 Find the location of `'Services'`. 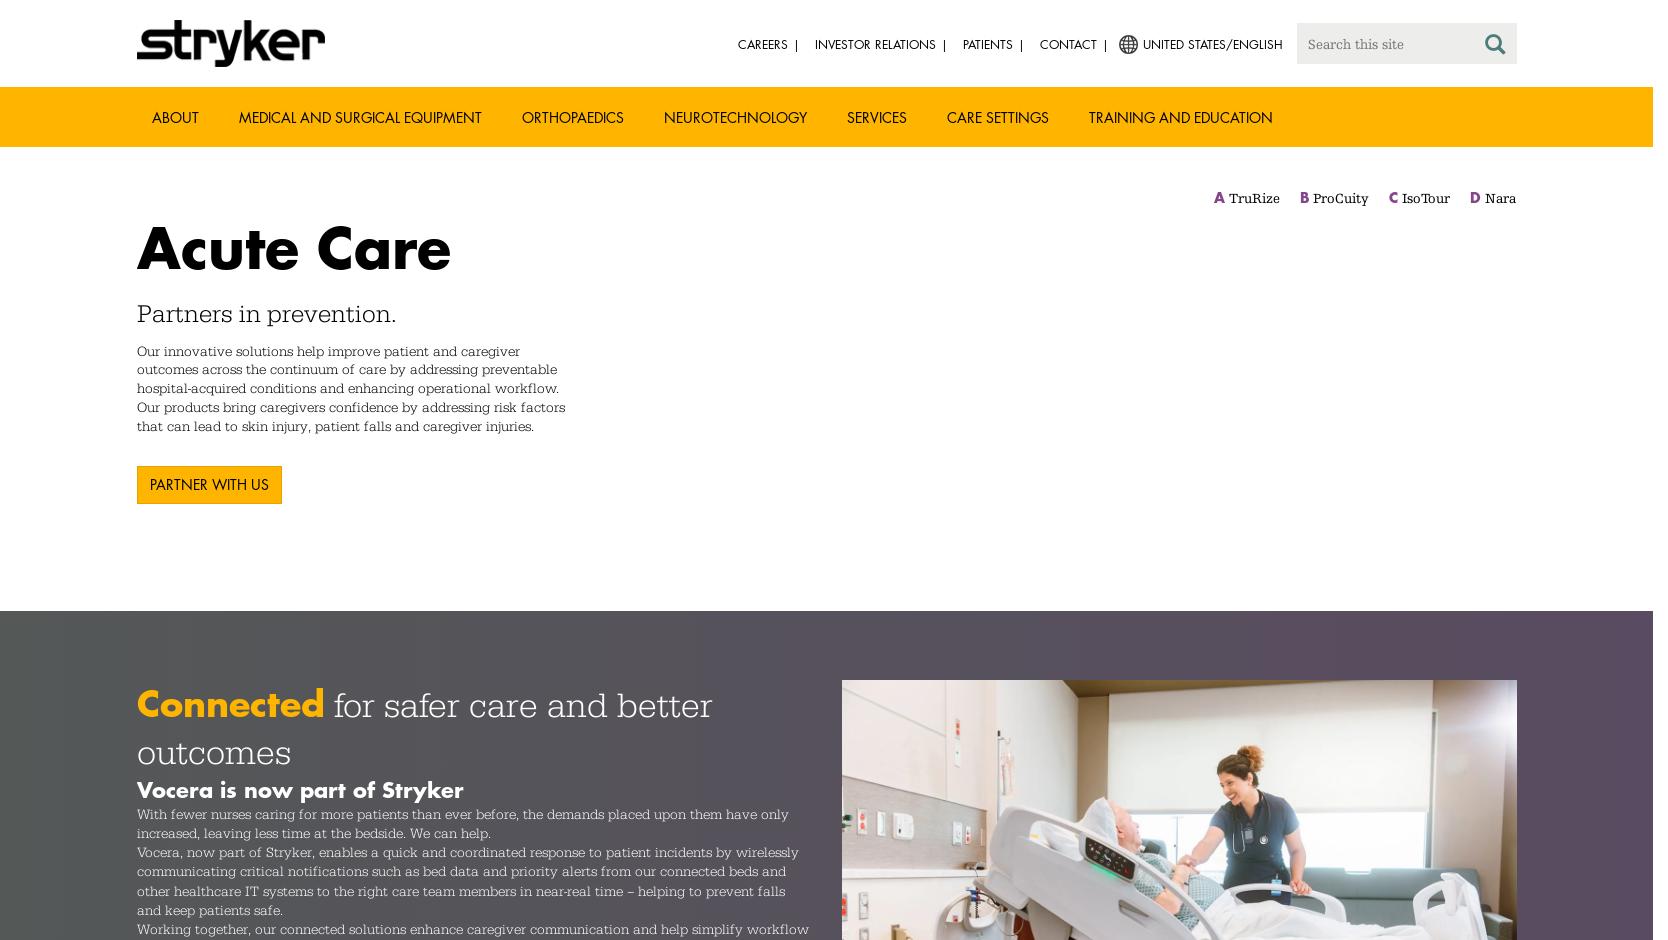

'Services' is located at coordinates (876, 117).